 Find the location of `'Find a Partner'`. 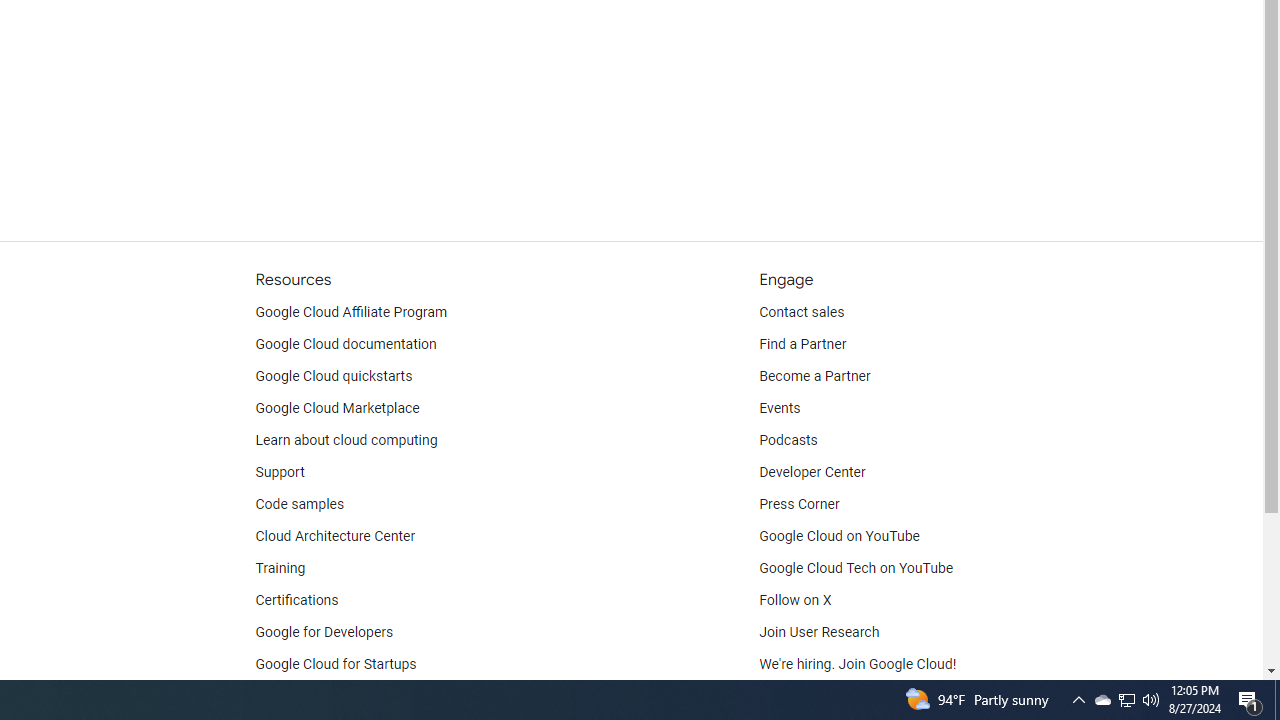

'Find a Partner' is located at coordinates (803, 343).